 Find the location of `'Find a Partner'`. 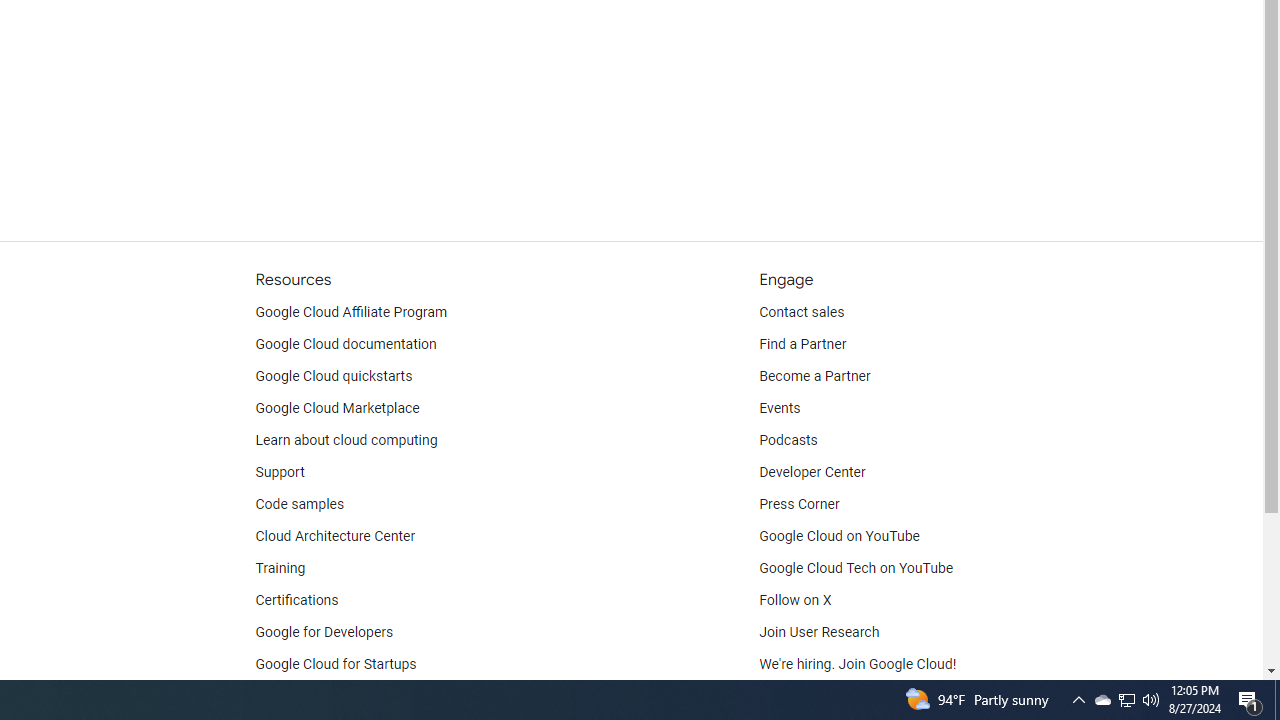

'Find a Partner' is located at coordinates (803, 343).